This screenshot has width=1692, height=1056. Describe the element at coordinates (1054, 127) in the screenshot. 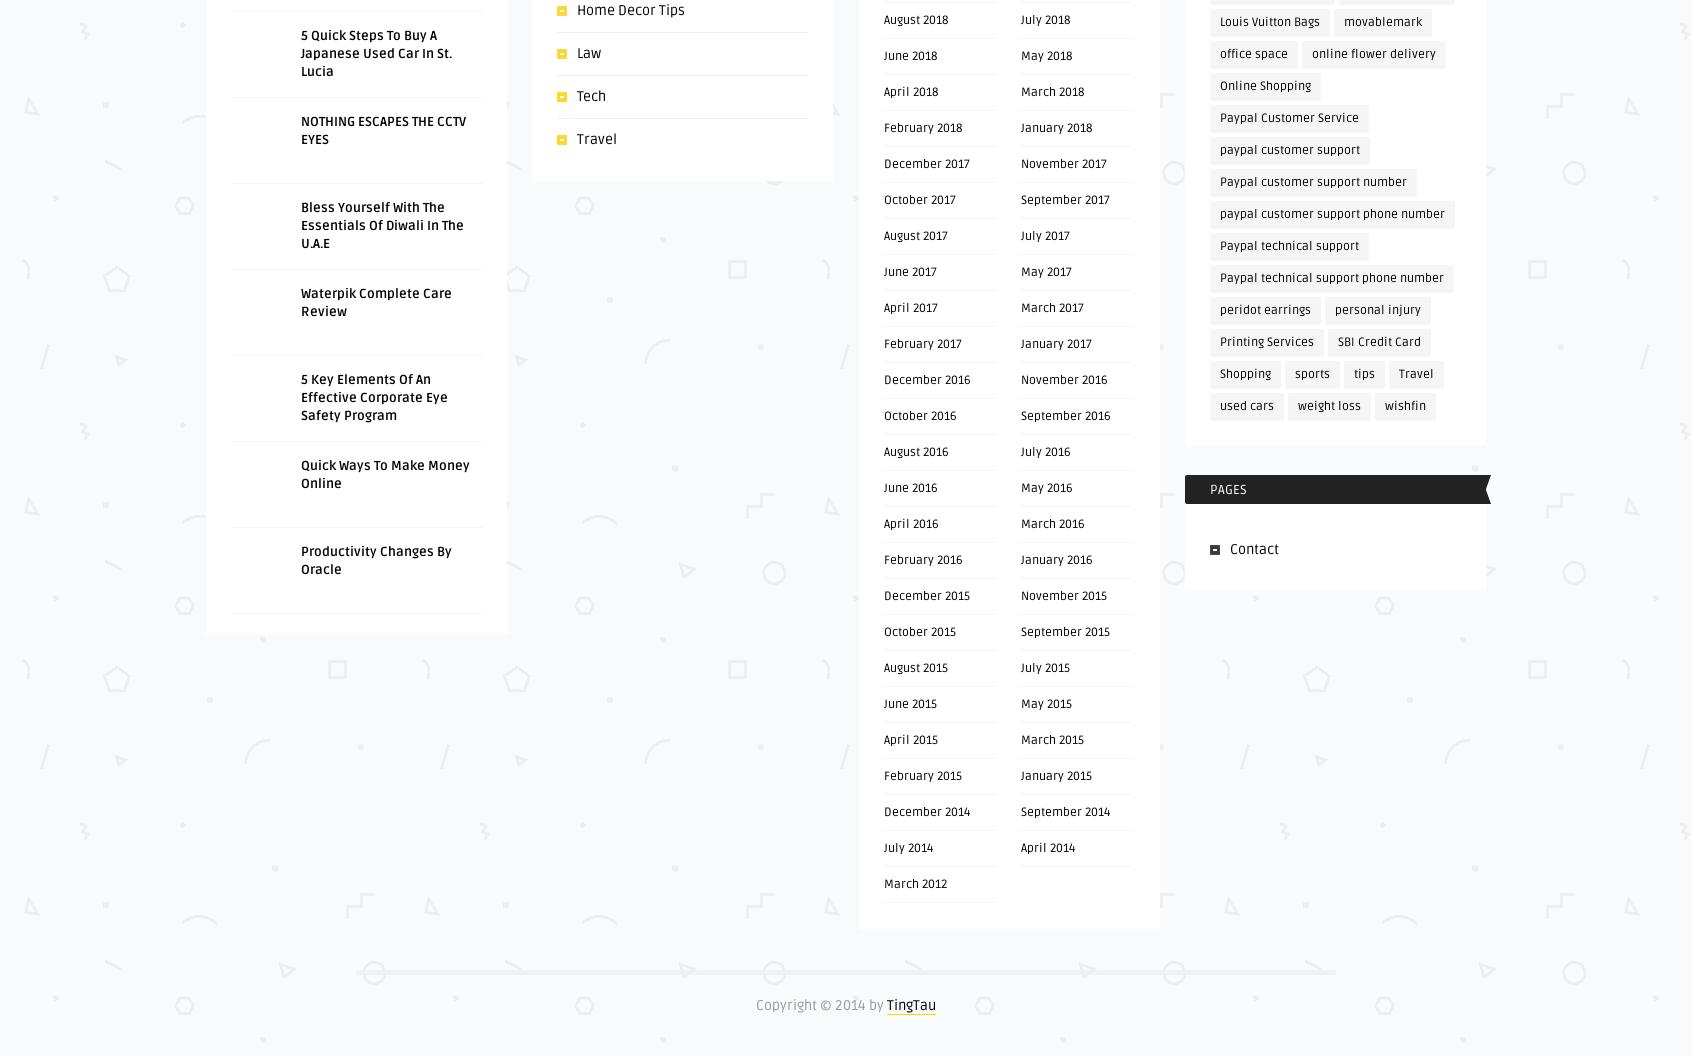

I see `'January 2018'` at that location.